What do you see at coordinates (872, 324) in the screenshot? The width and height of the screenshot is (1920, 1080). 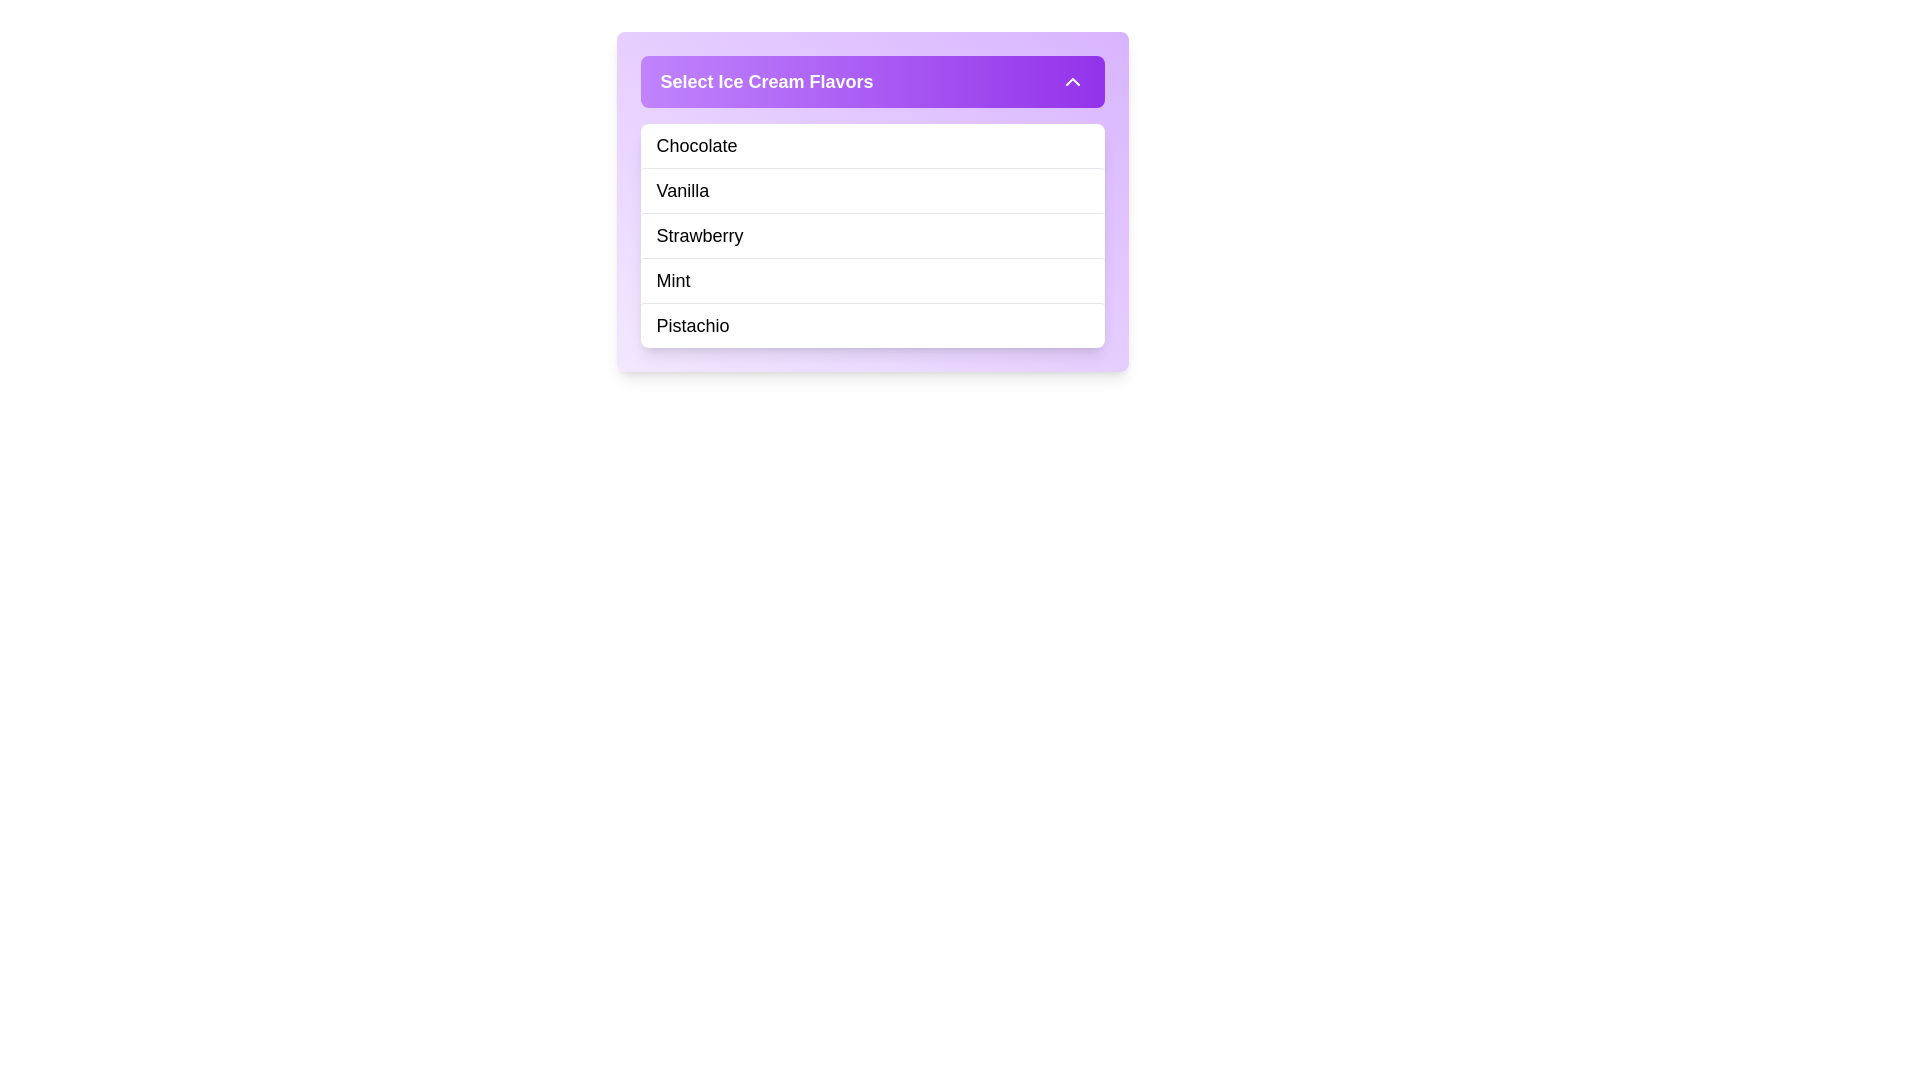 I see `the menu item labeled 'Pistachio' which is the fifth item in the dropdown menu` at bounding box center [872, 324].